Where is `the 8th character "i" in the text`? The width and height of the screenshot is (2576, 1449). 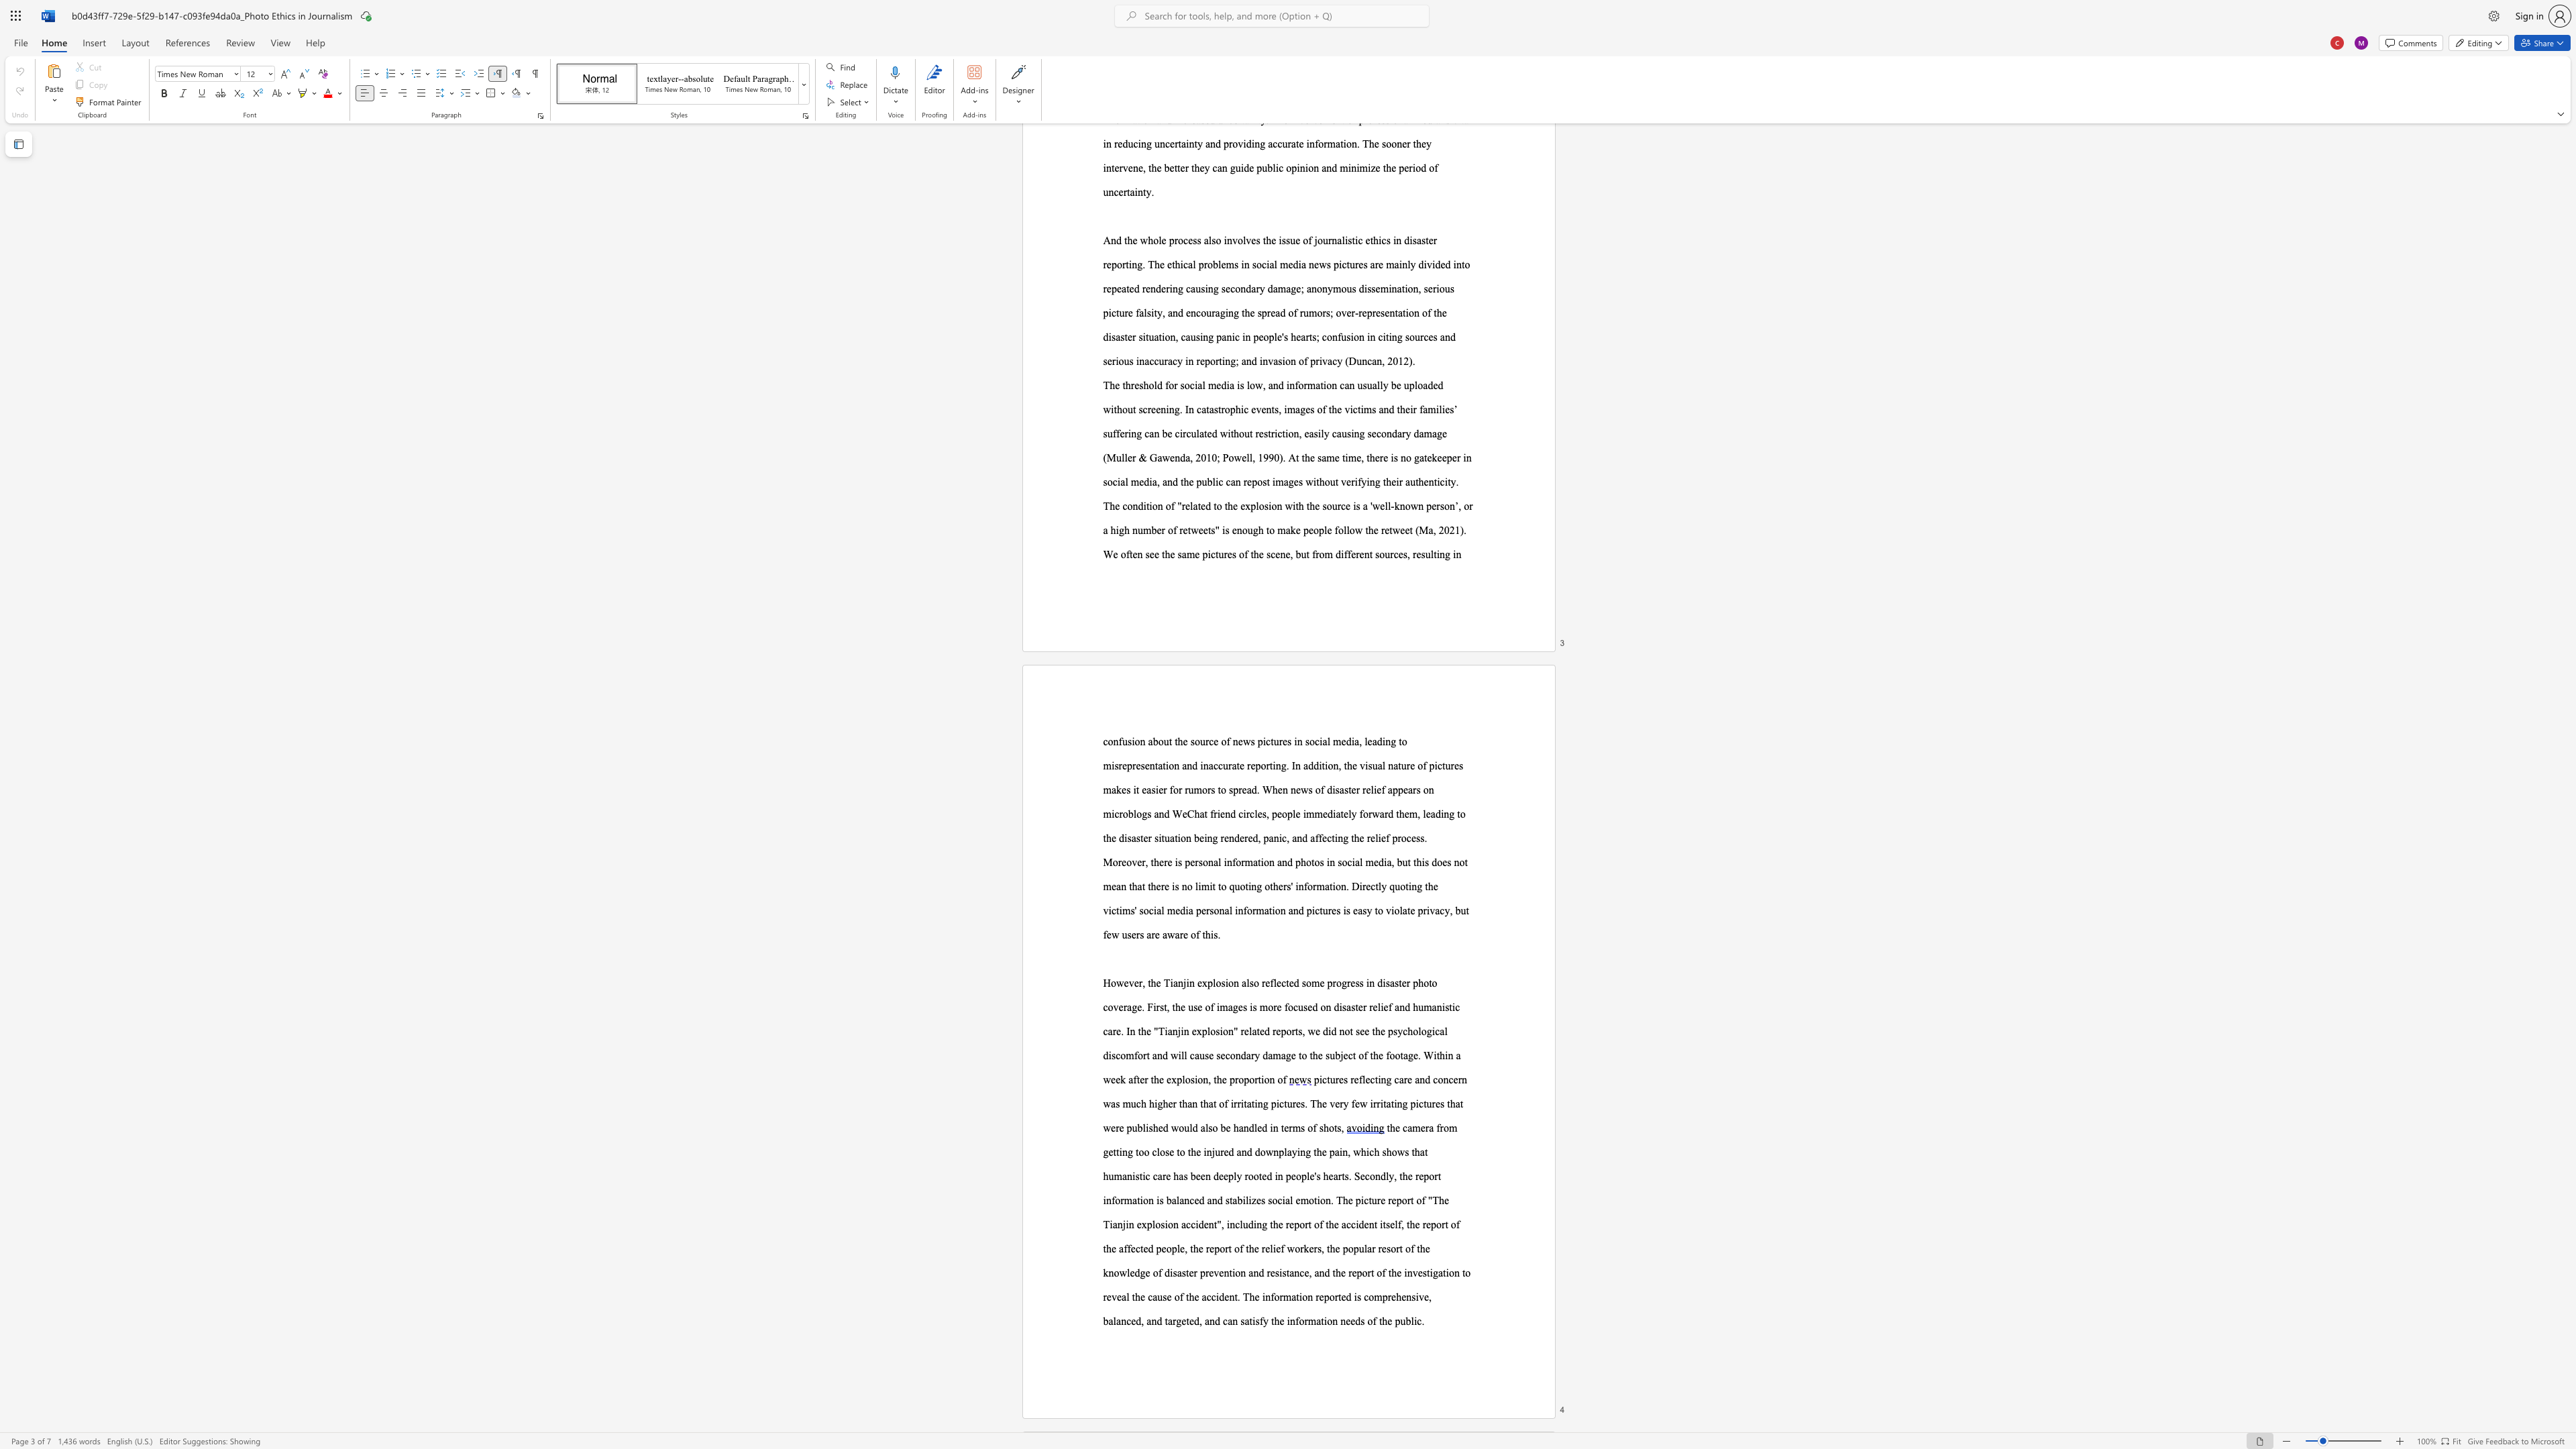
the 8th character "i" in the text is located at coordinates (1165, 765).